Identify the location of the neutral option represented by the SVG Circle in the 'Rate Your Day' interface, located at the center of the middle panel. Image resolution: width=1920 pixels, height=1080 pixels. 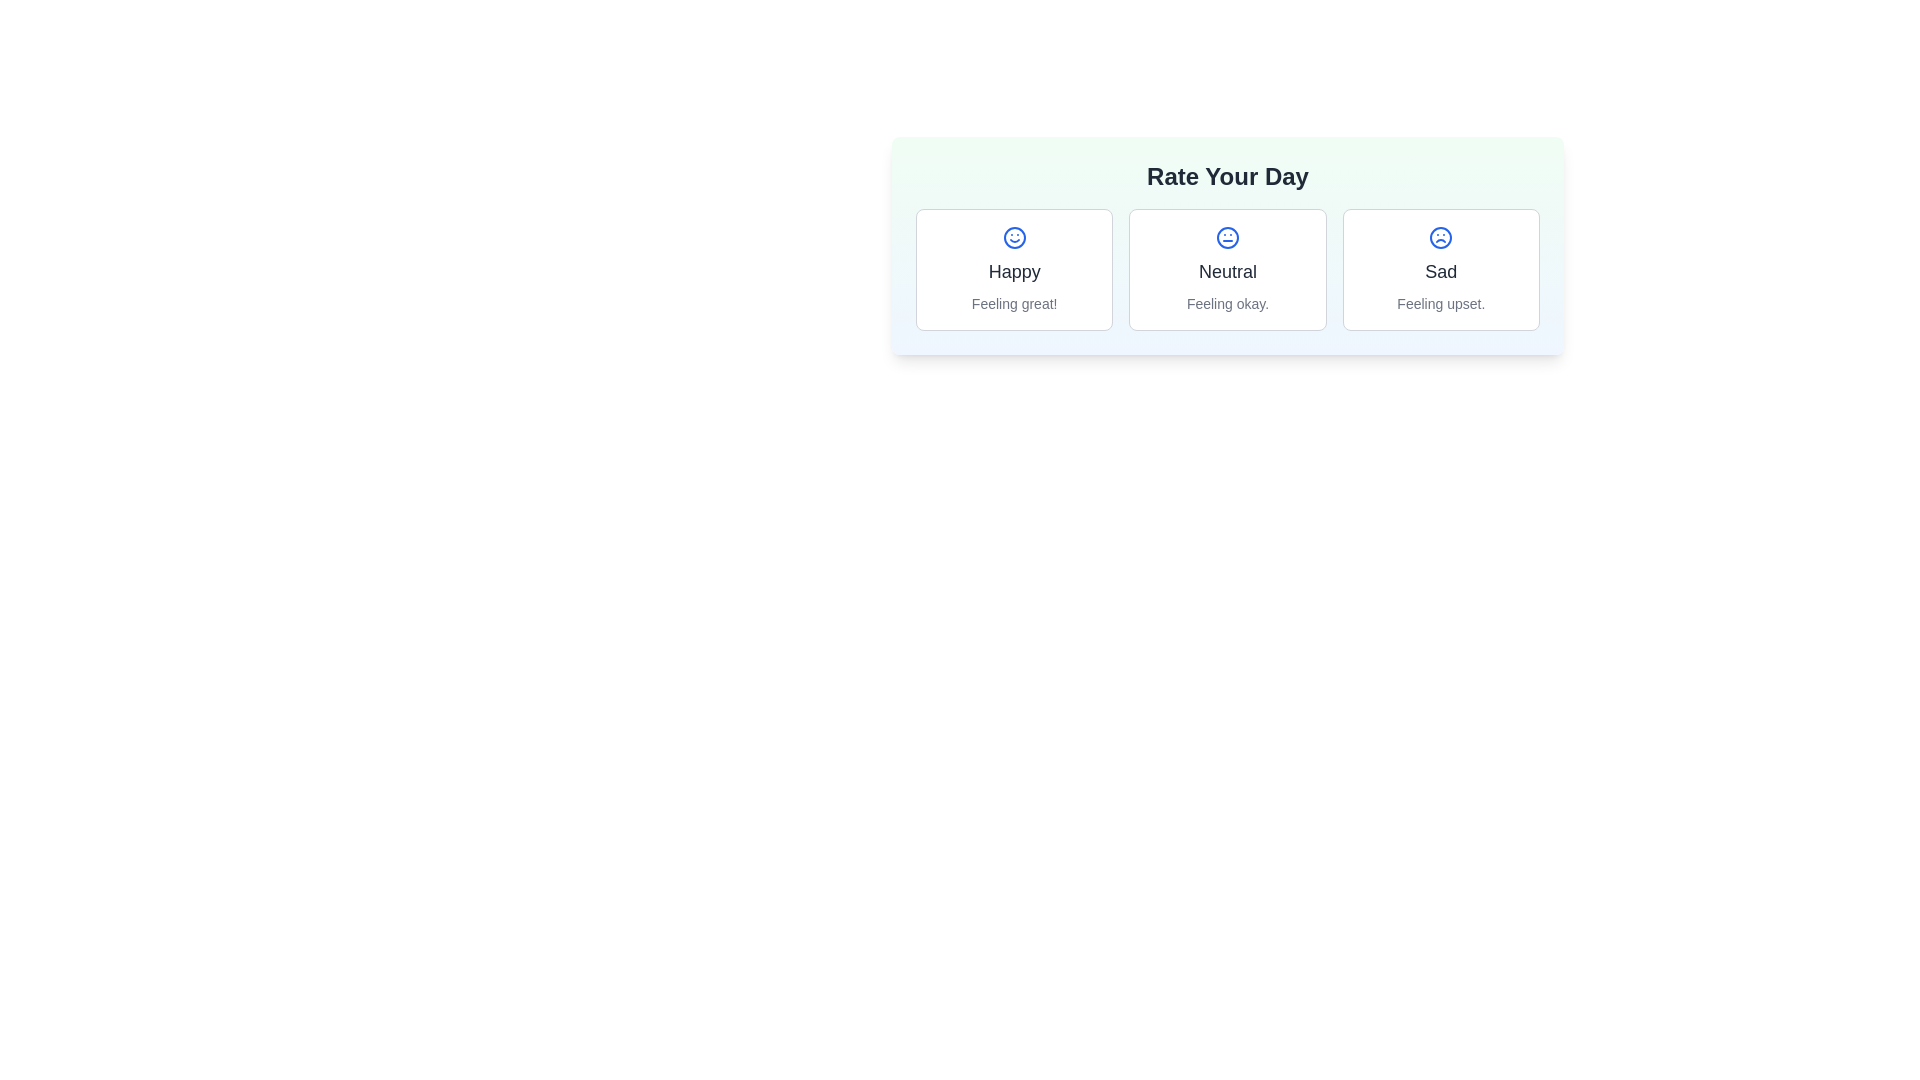
(1227, 237).